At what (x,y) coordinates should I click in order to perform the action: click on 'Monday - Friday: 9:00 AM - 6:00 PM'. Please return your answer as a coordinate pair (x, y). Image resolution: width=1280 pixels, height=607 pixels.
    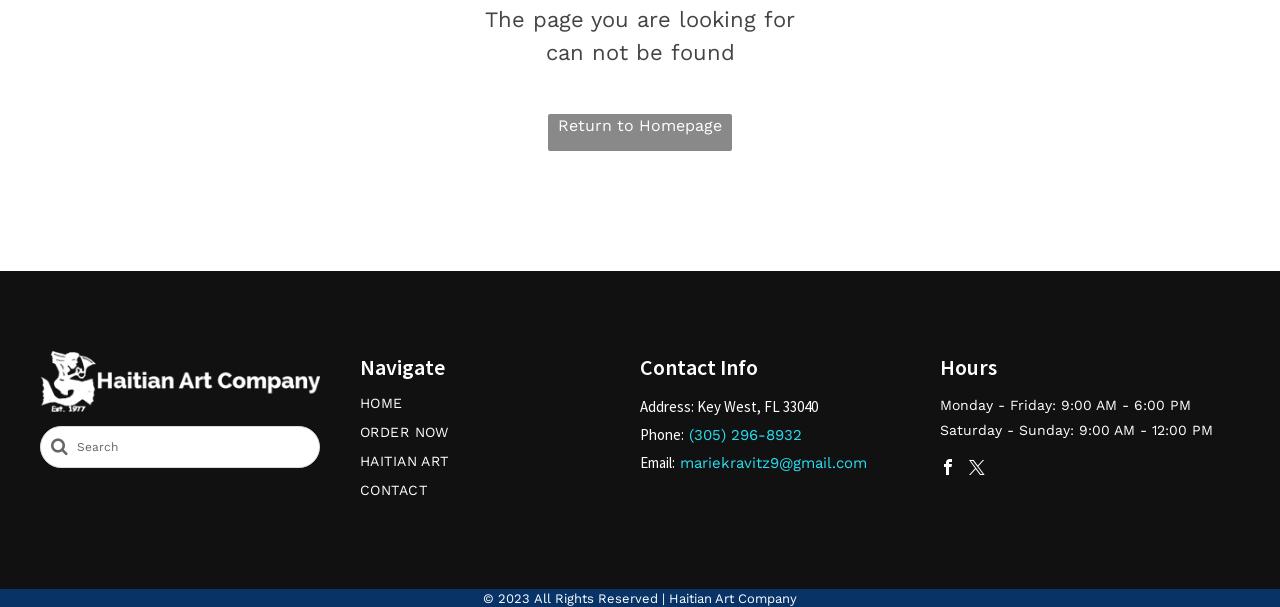
    Looking at the image, I should click on (1064, 403).